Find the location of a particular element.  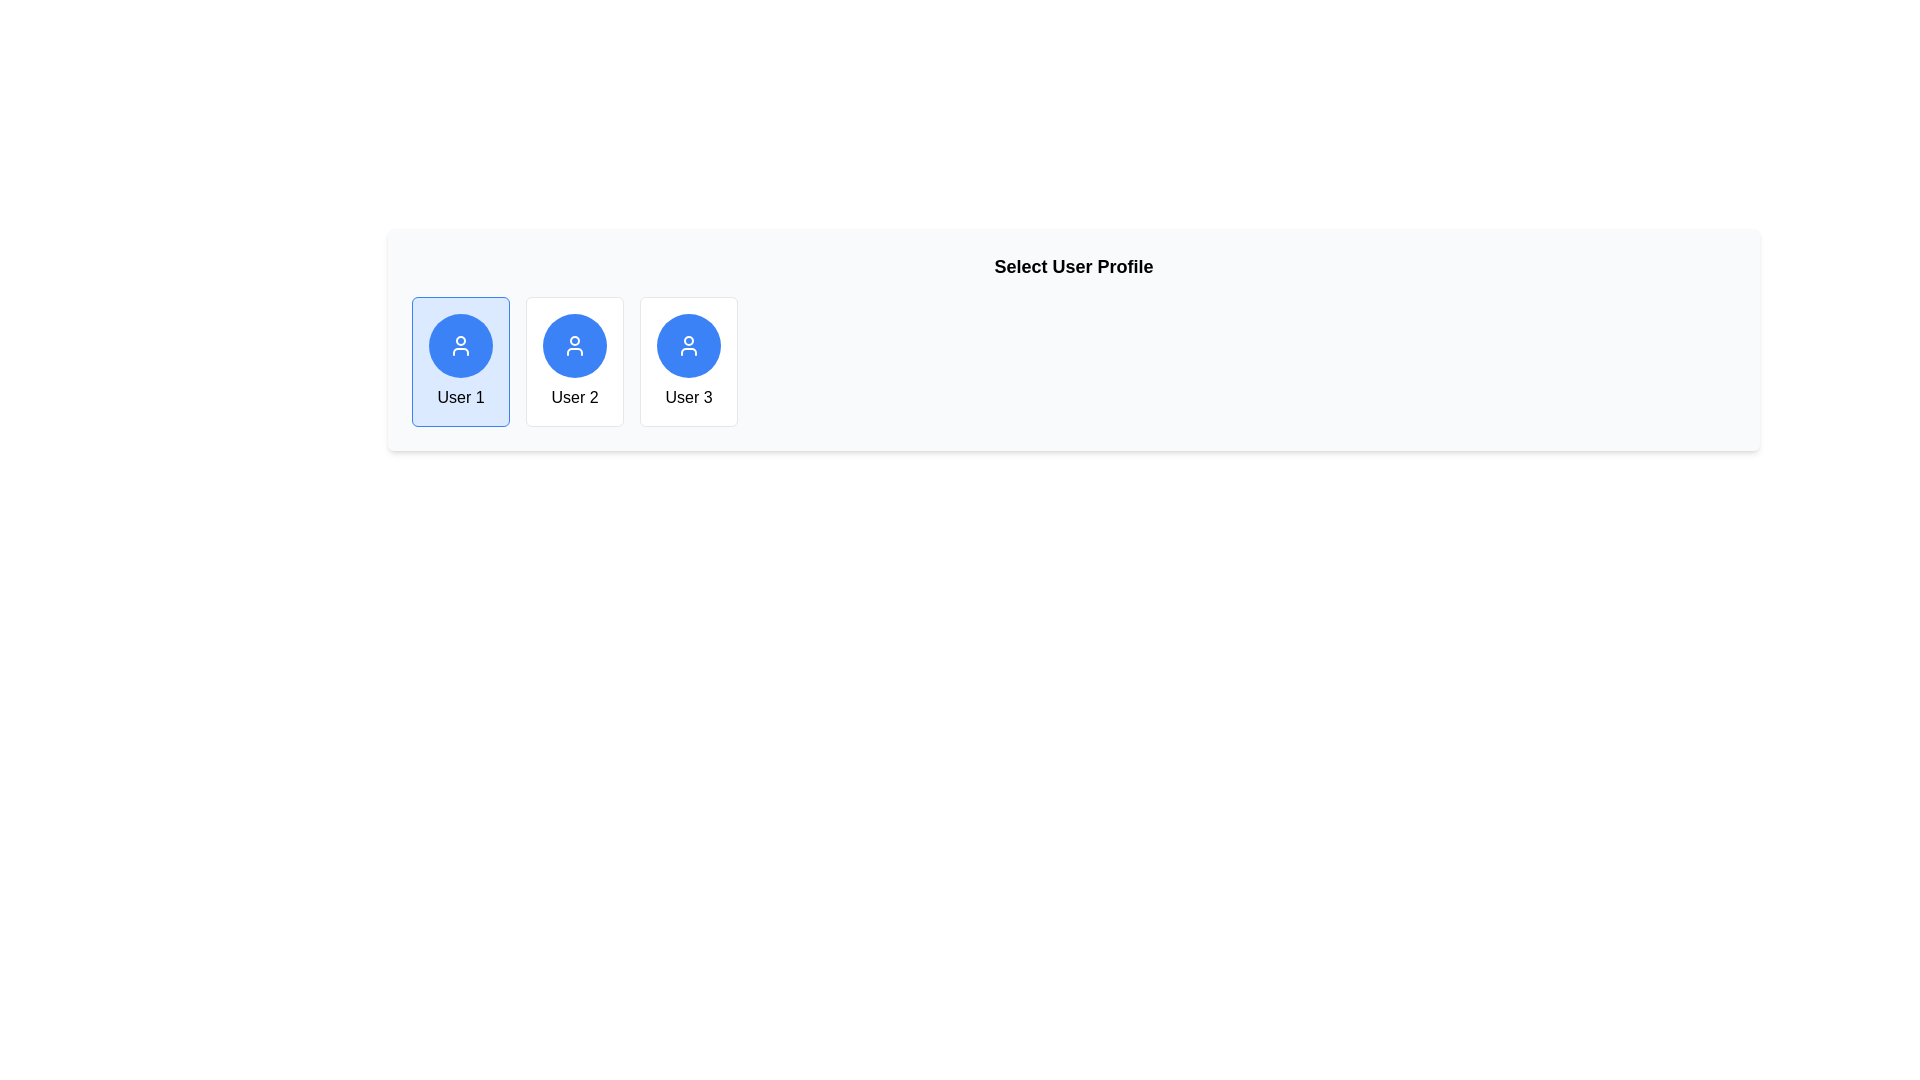

text label describing the user profile located below the circular user icon in the first card among three similar cards arranged horizontally is located at coordinates (459, 397).